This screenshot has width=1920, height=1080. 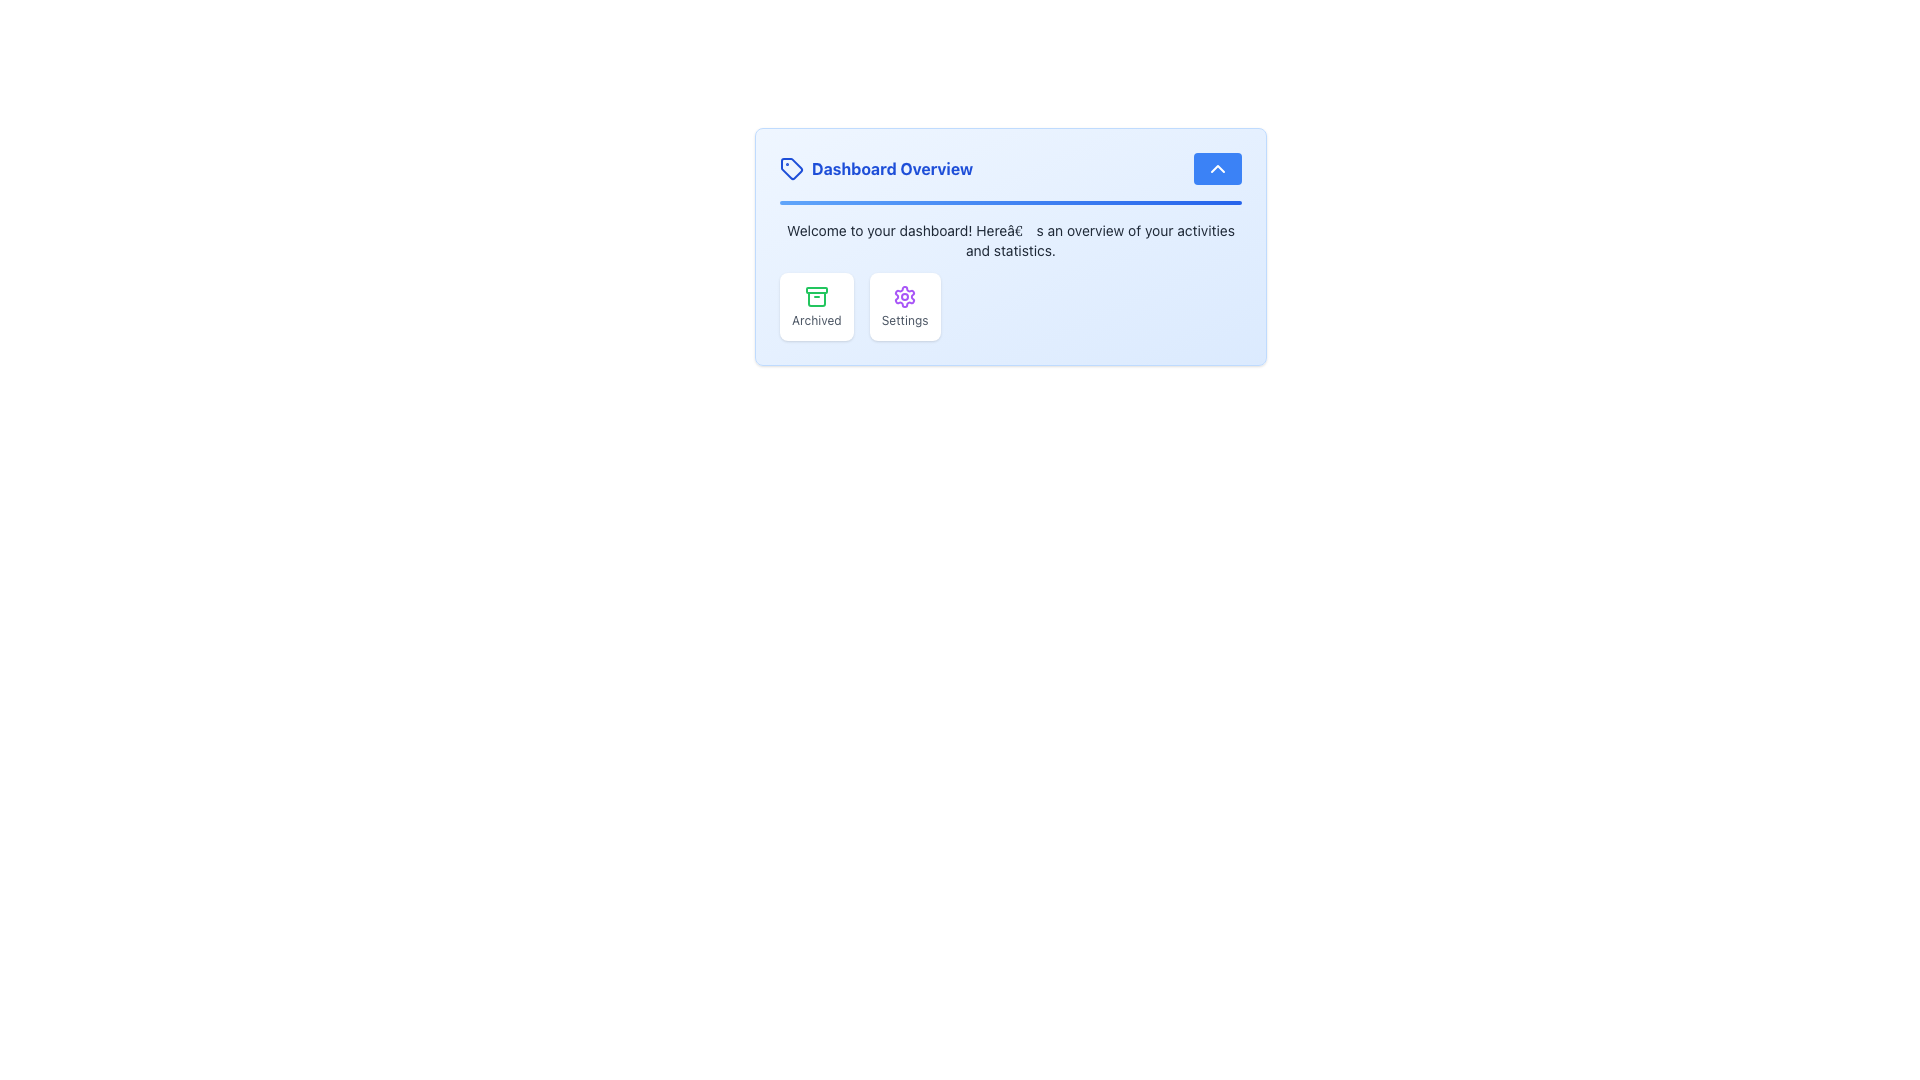 I want to click on the SVG icon representing tagging or labeling, which is part of the 'lucide lucide-tag' class, located near the top-left corner of the interface next to 'Dashboard Overview', so click(x=791, y=168).